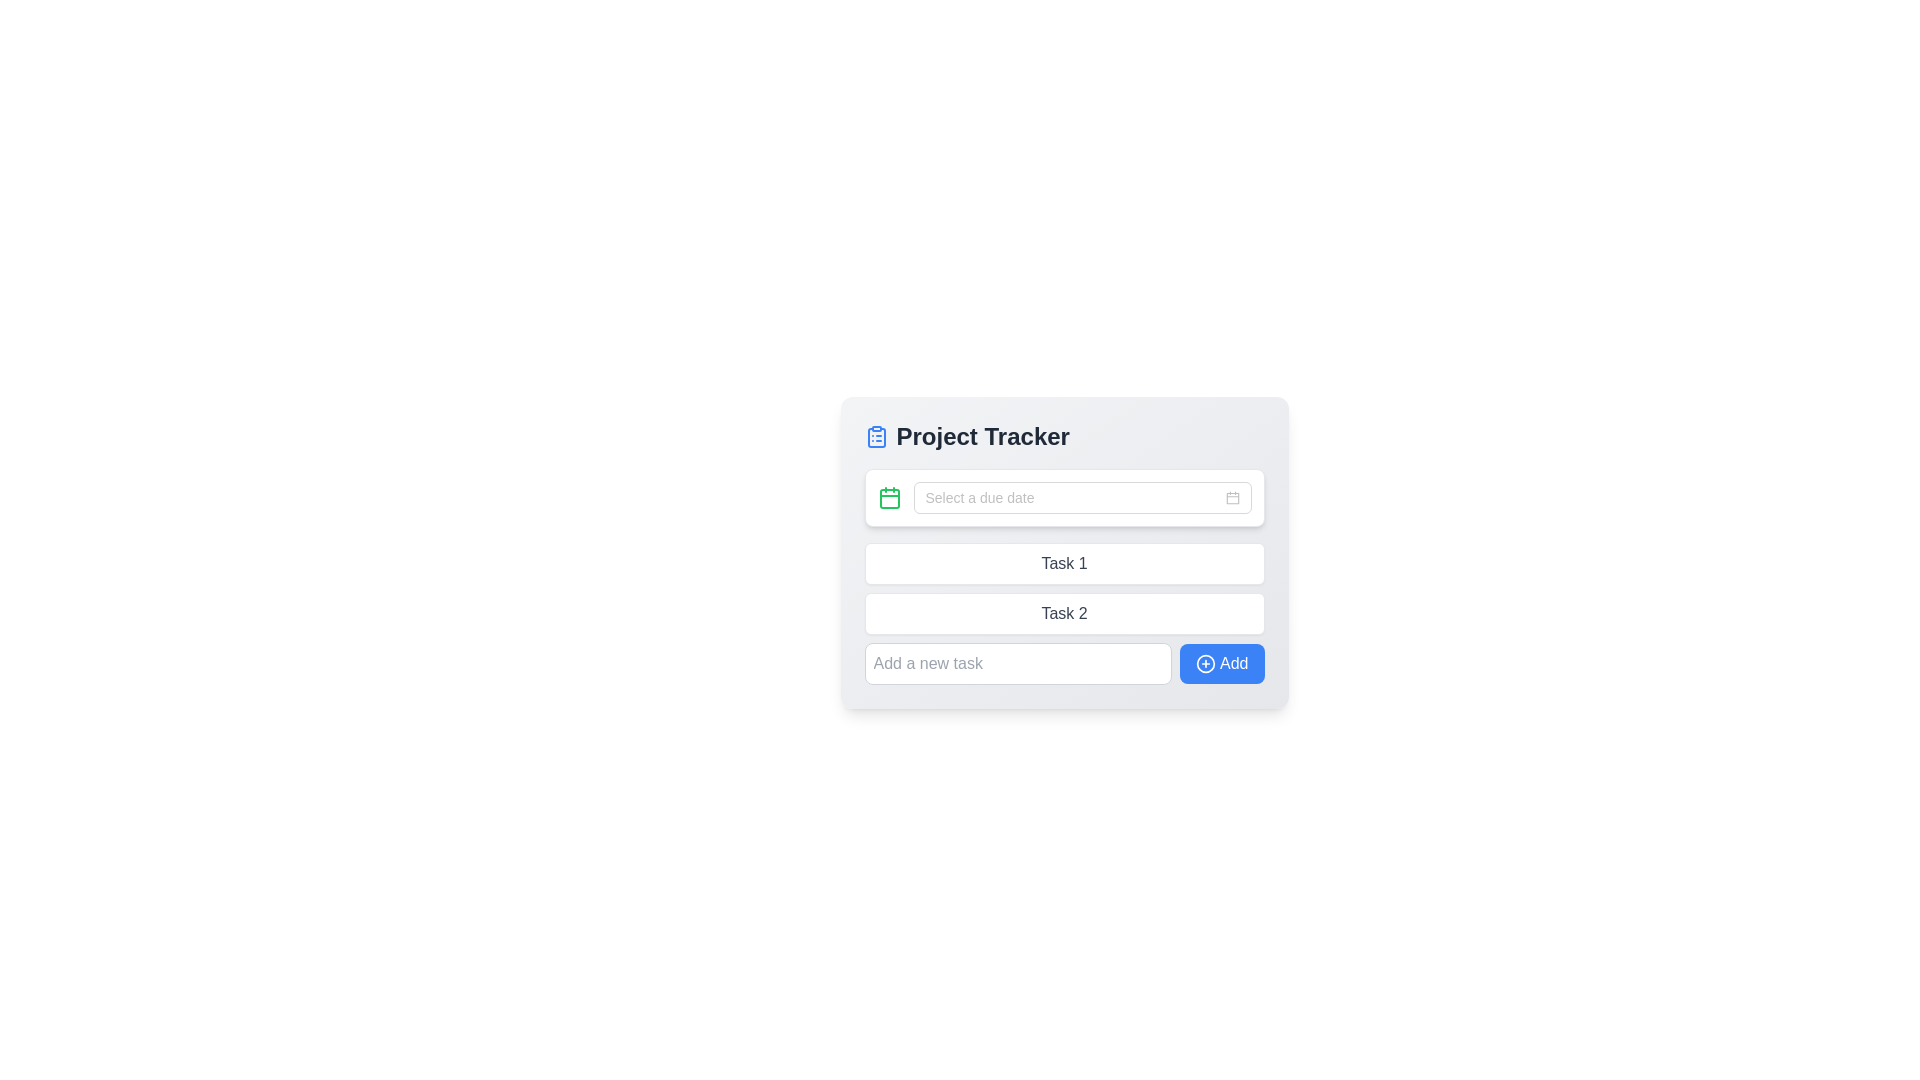  Describe the element at coordinates (1204, 663) in the screenshot. I see `the blue circular icon with a plus symbol inside it, which is part of the 'Add' button located at the bottom right of the task management interface` at that location.